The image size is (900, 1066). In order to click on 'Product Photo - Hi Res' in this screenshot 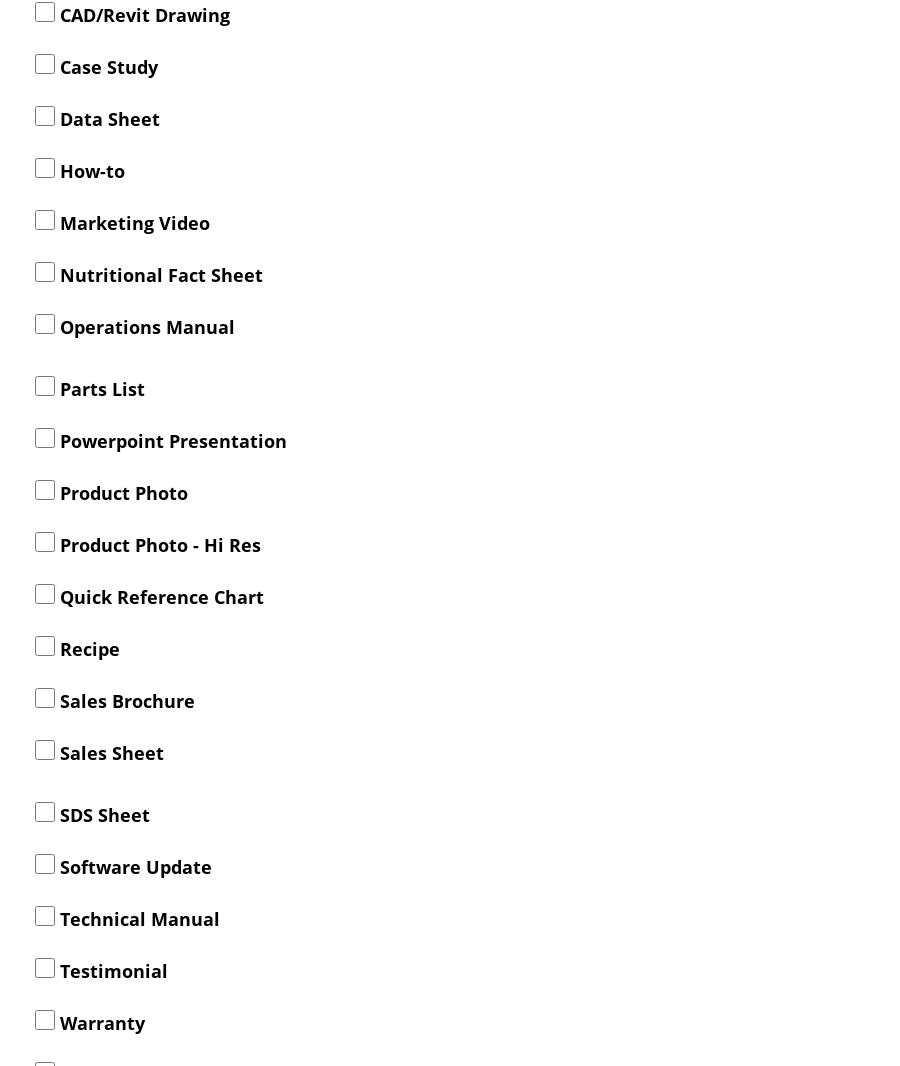, I will do `click(158, 542)`.